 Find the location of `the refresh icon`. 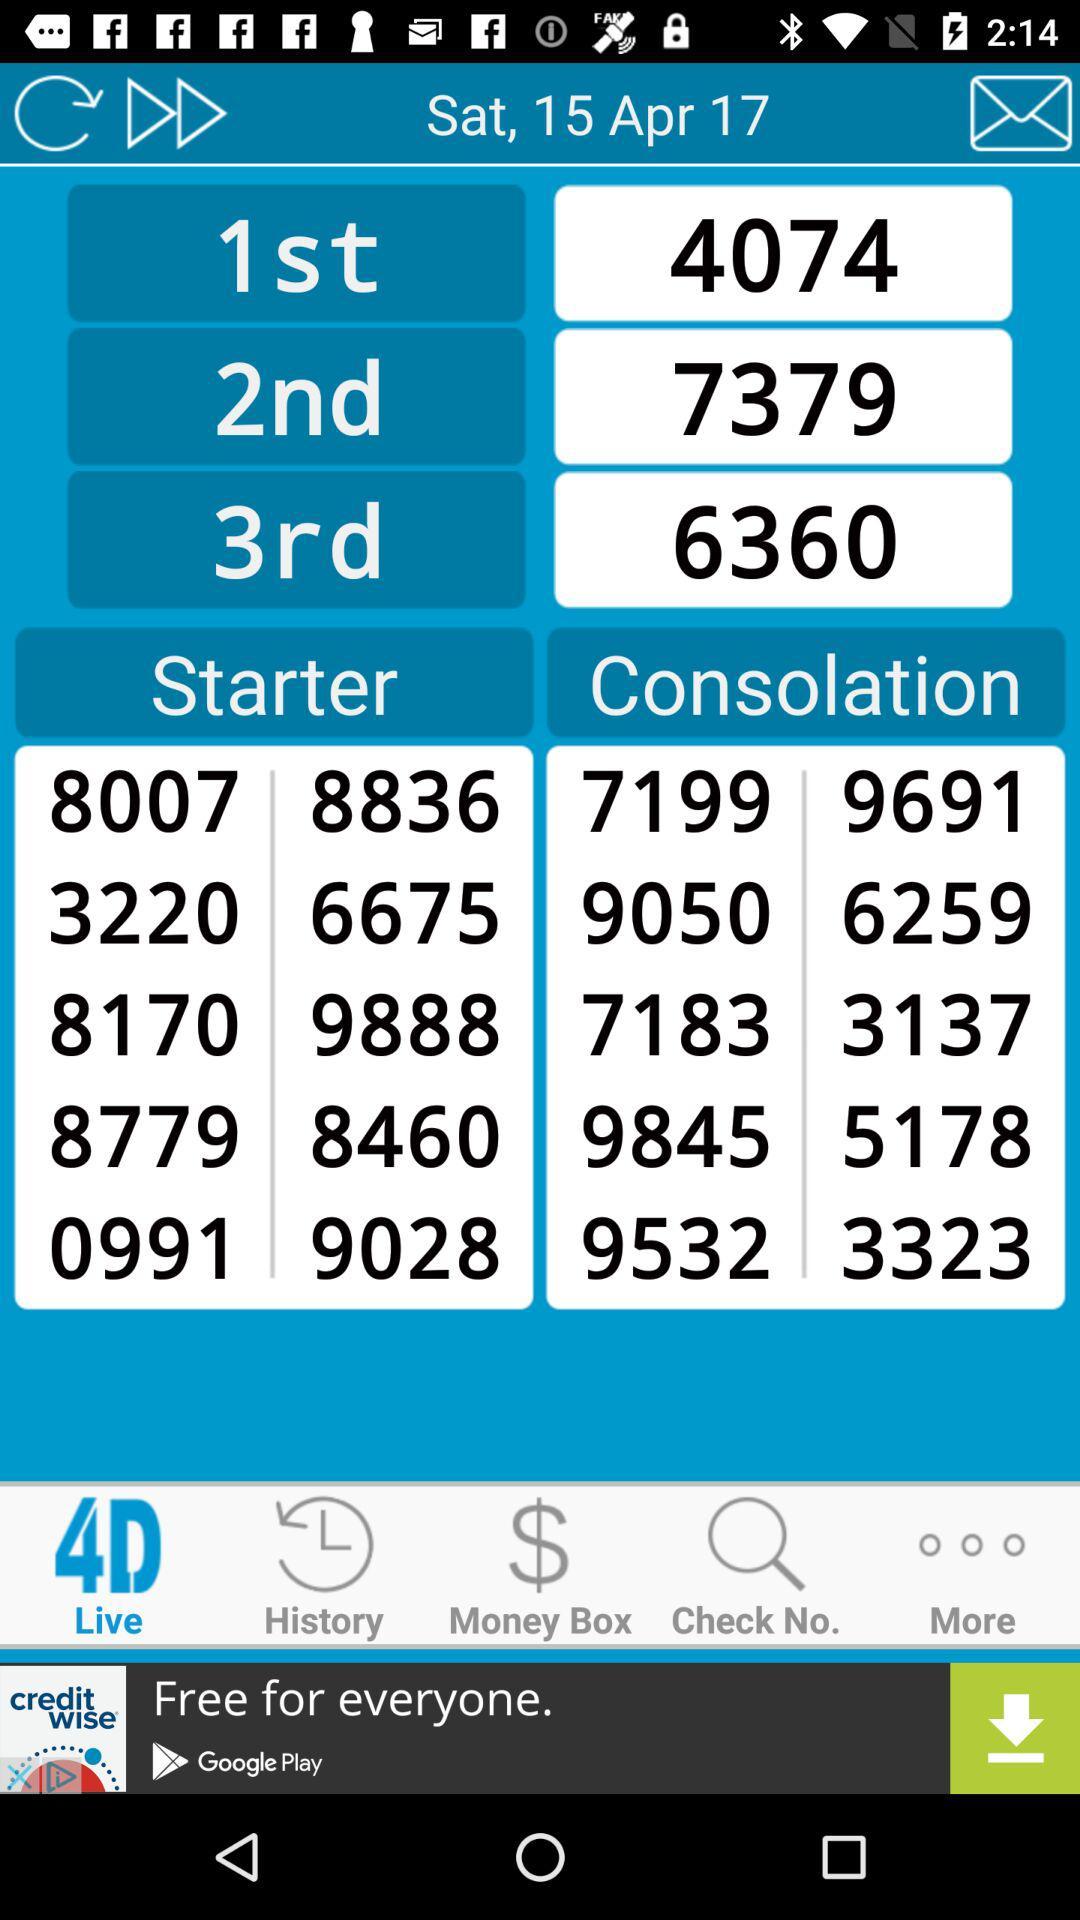

the refresh icon is located at coordinates (57, 112).